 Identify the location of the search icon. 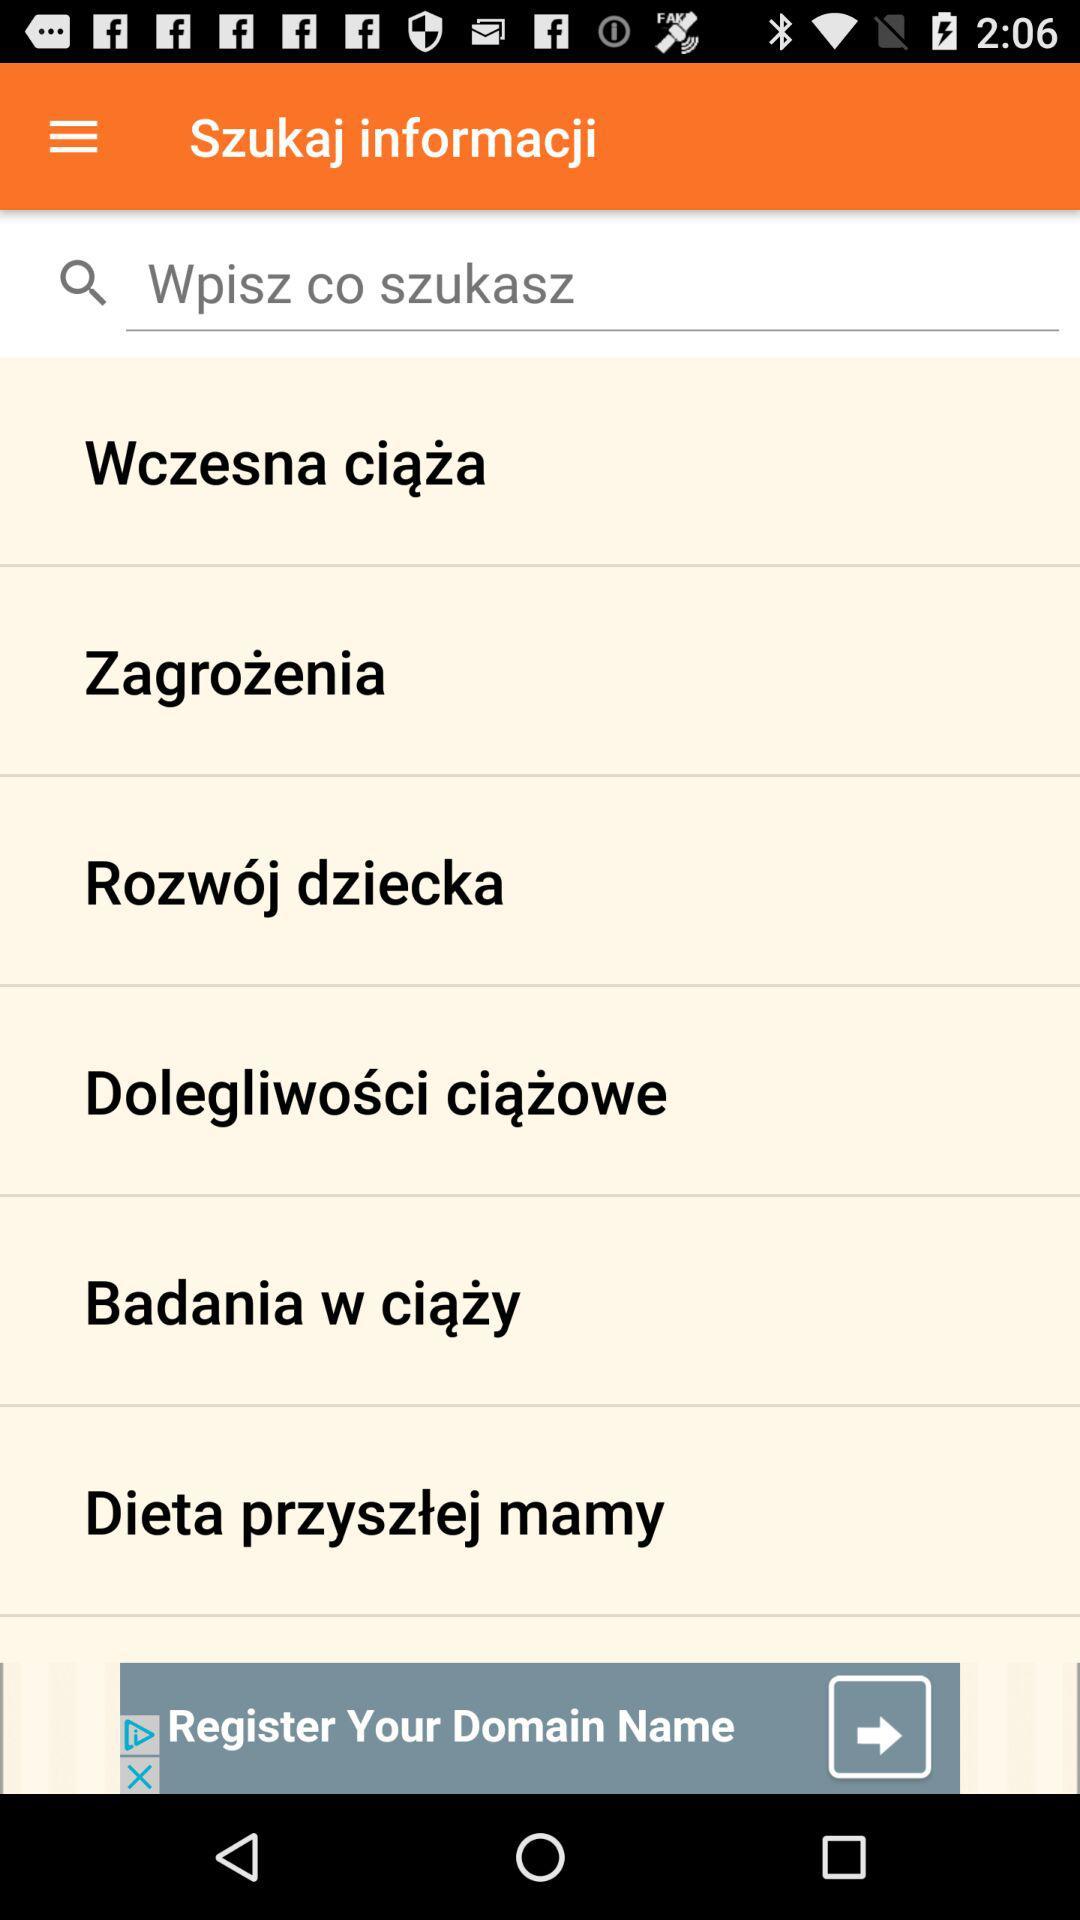
(83, 282).